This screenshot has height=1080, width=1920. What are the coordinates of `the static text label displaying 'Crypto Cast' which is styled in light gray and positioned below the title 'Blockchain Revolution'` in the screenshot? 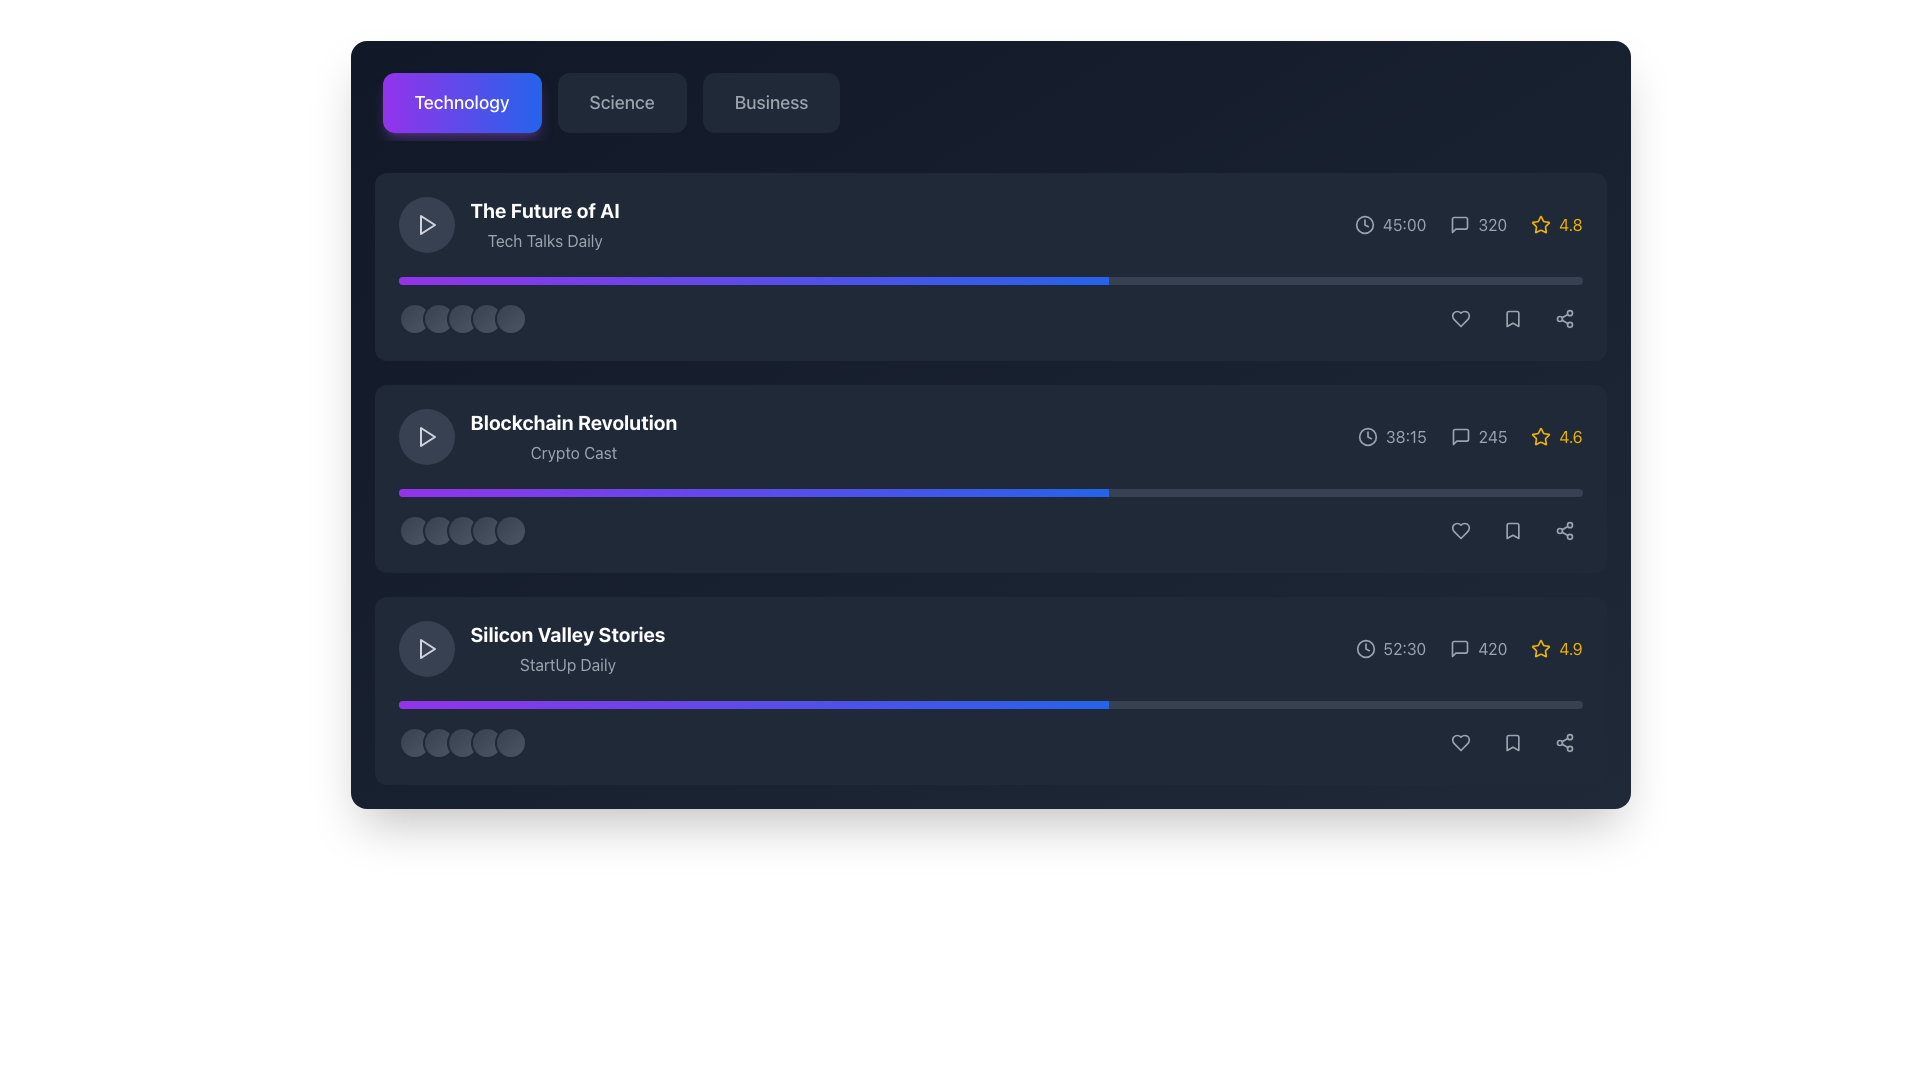 It's located at (572, 452).